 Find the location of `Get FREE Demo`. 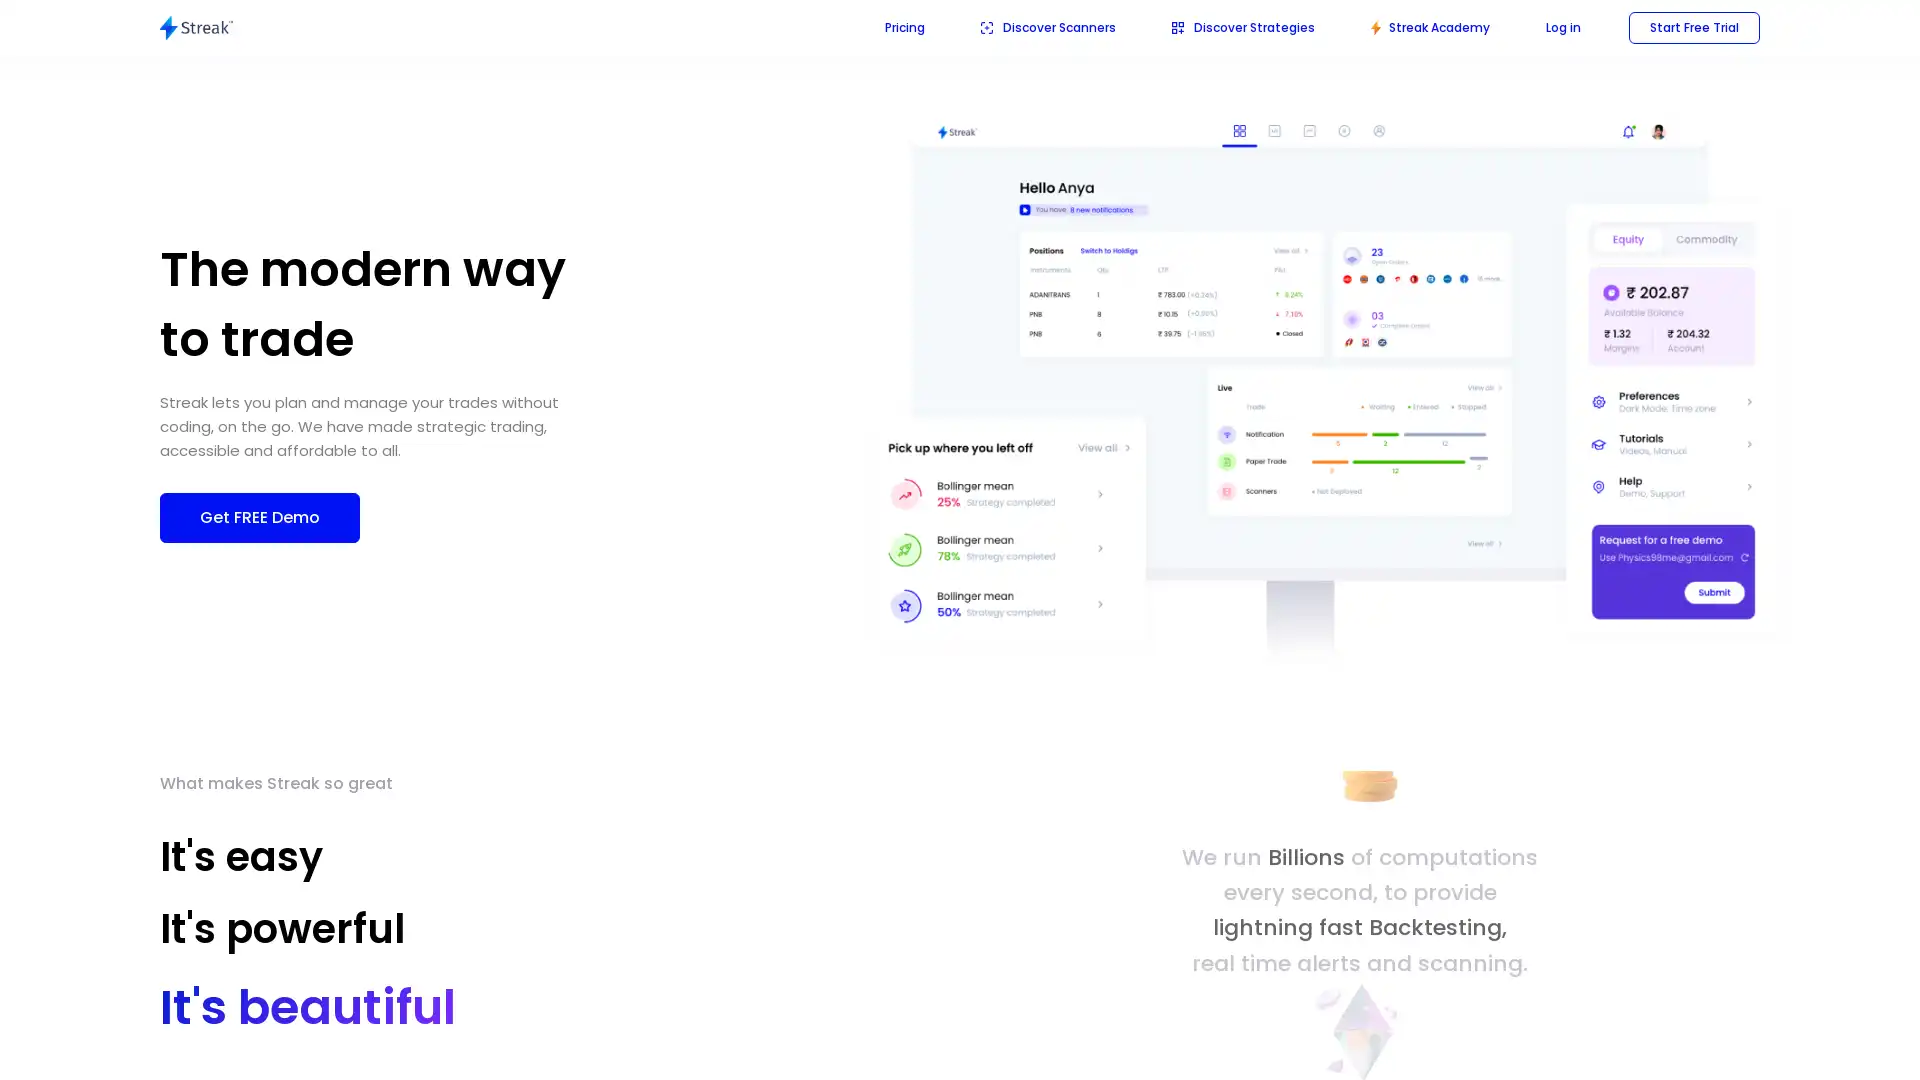

Get FREE Demo is located at coordinates (258, 515).